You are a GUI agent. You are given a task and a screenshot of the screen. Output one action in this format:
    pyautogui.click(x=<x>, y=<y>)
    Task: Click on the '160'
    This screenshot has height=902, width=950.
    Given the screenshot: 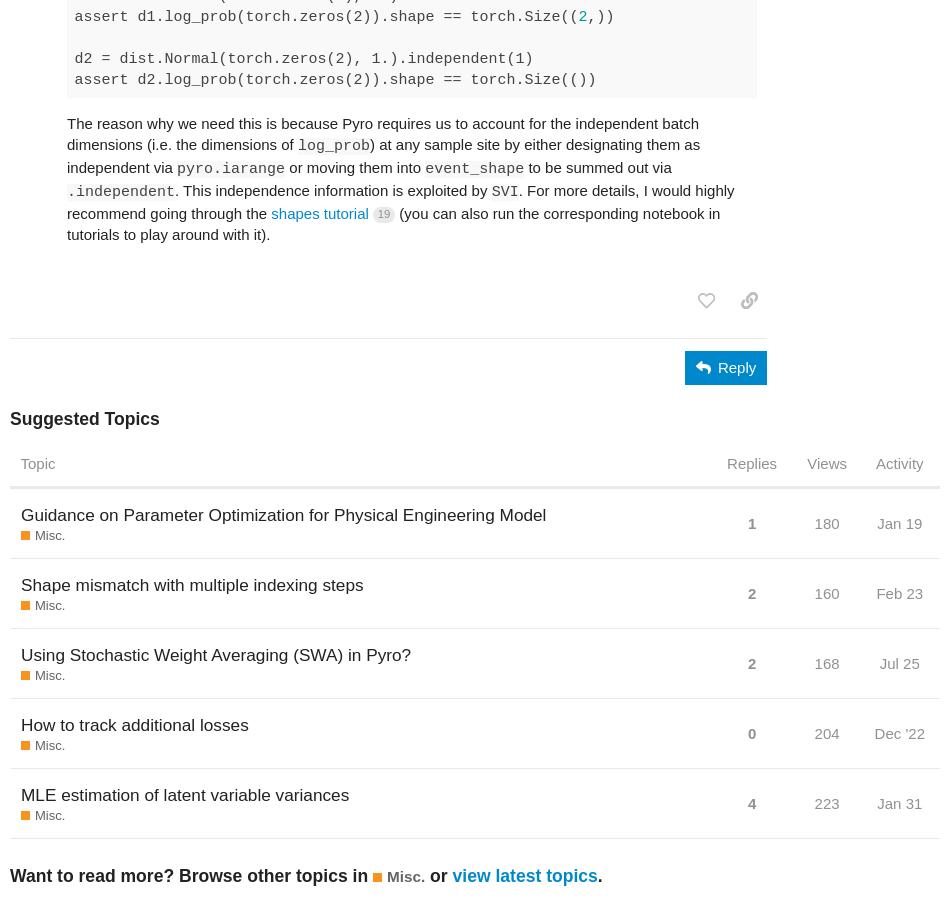 What is the action you would take?
    pyautogui.click(x=812, y=593)
    